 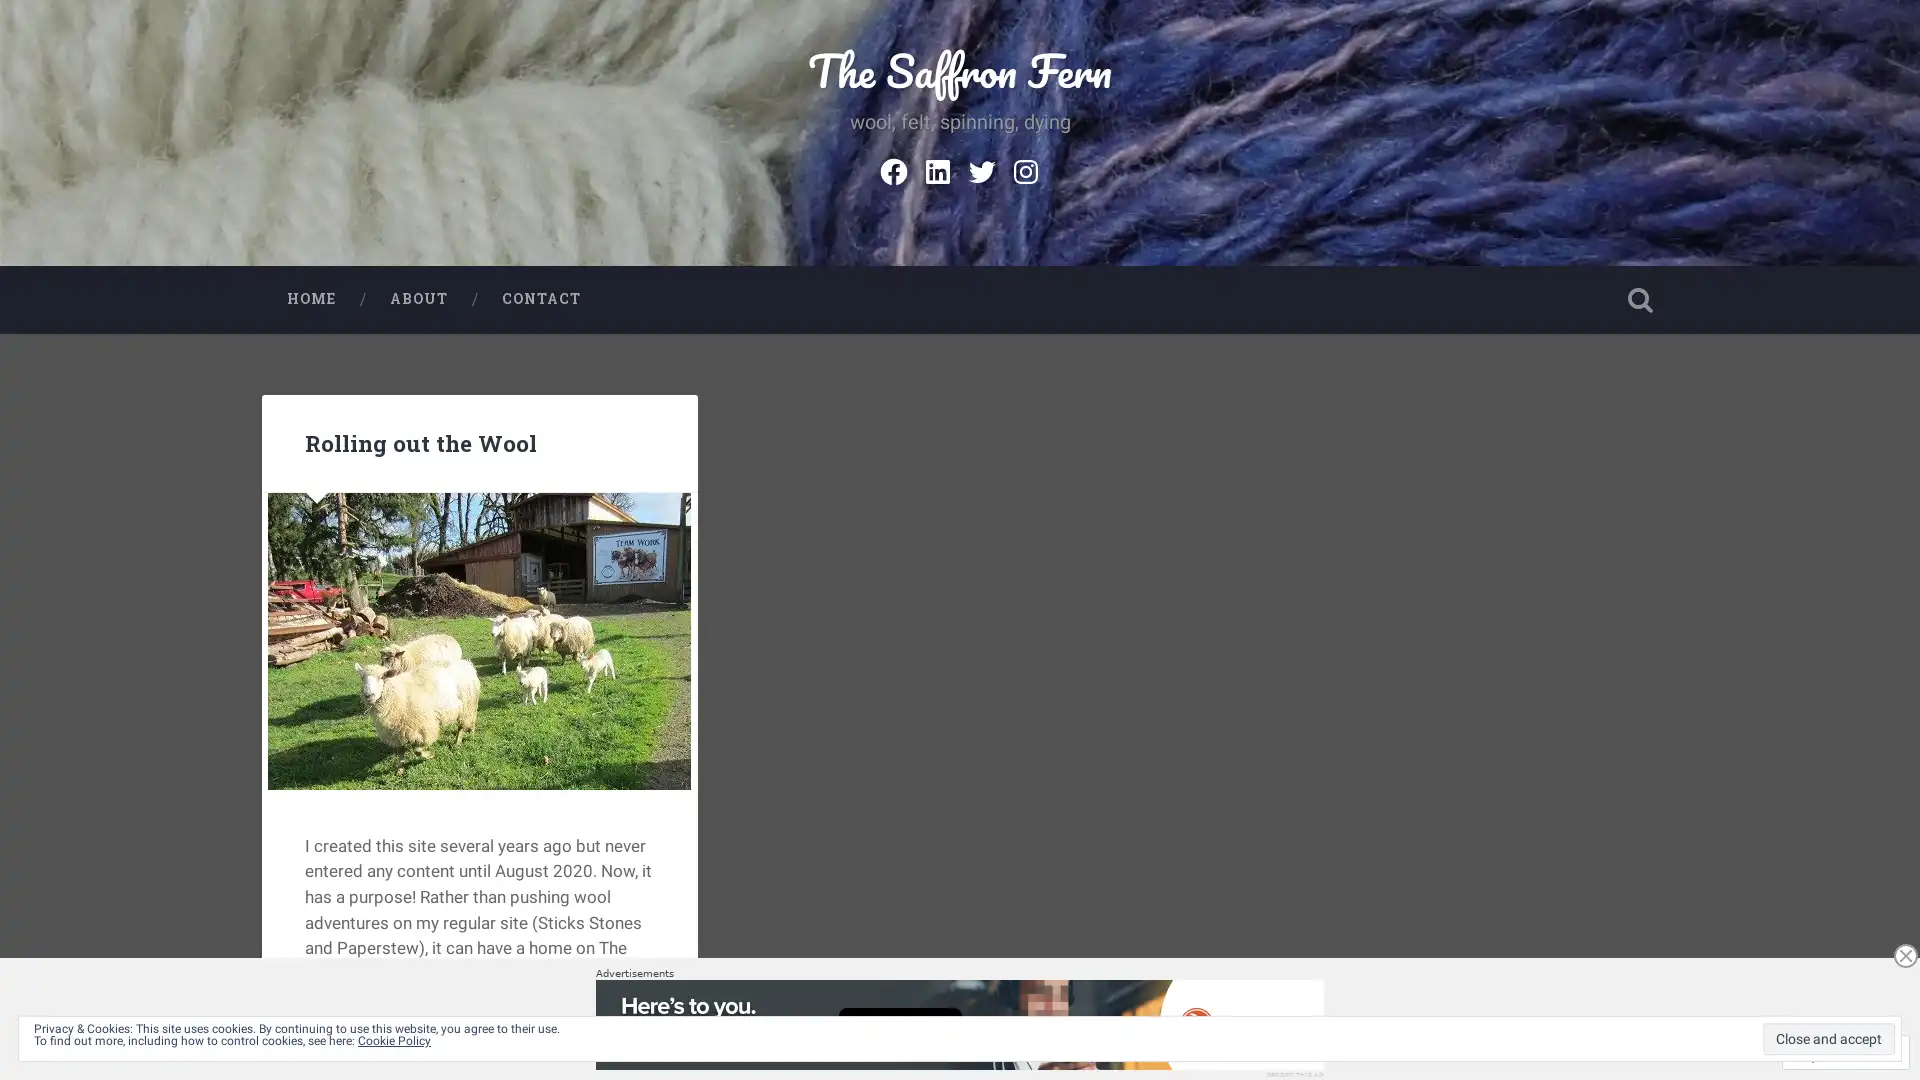 I want to click on Close and accept, so click(x=1828, y=1037).